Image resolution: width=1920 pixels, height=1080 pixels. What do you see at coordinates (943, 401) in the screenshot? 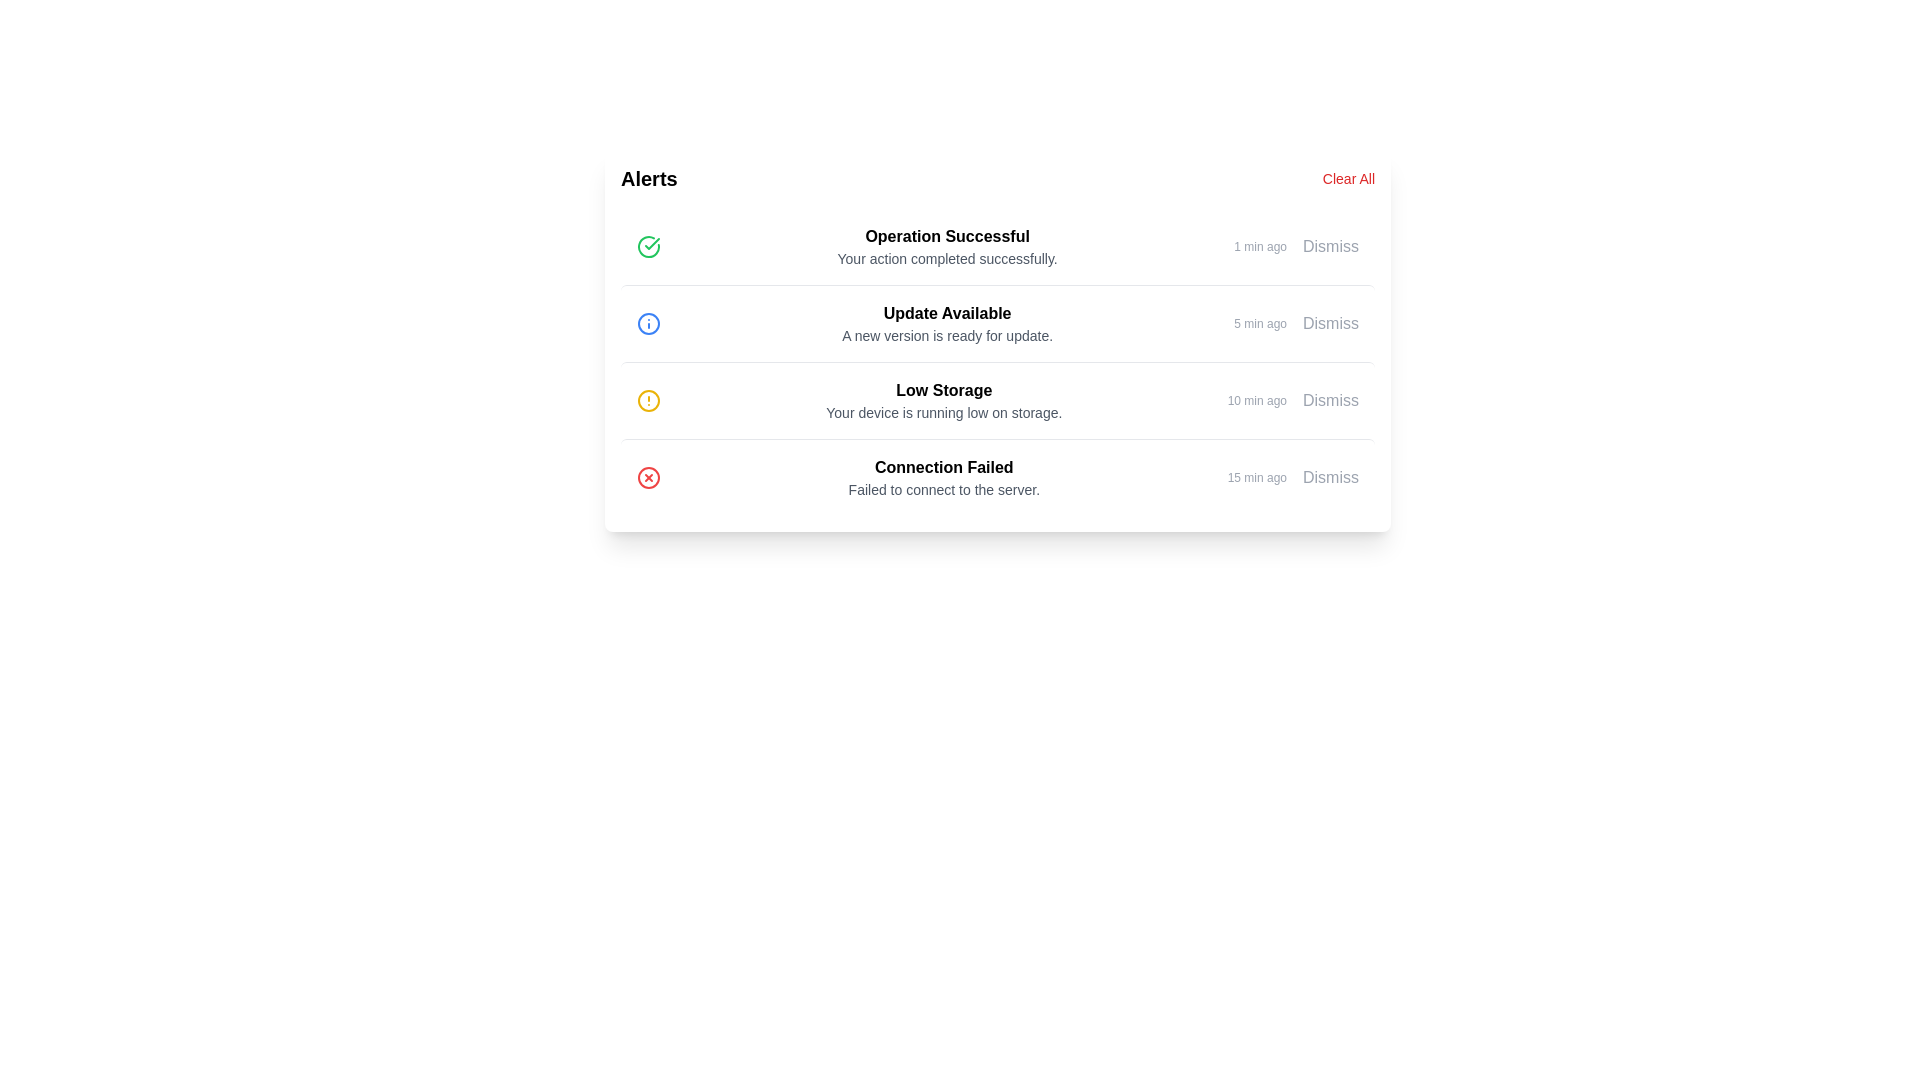
I see `notification element displaying the title 'Low Storage' and the description 'Your device is running low on storage.' which is the third item in the notification list` at bounding box center [943, 401].